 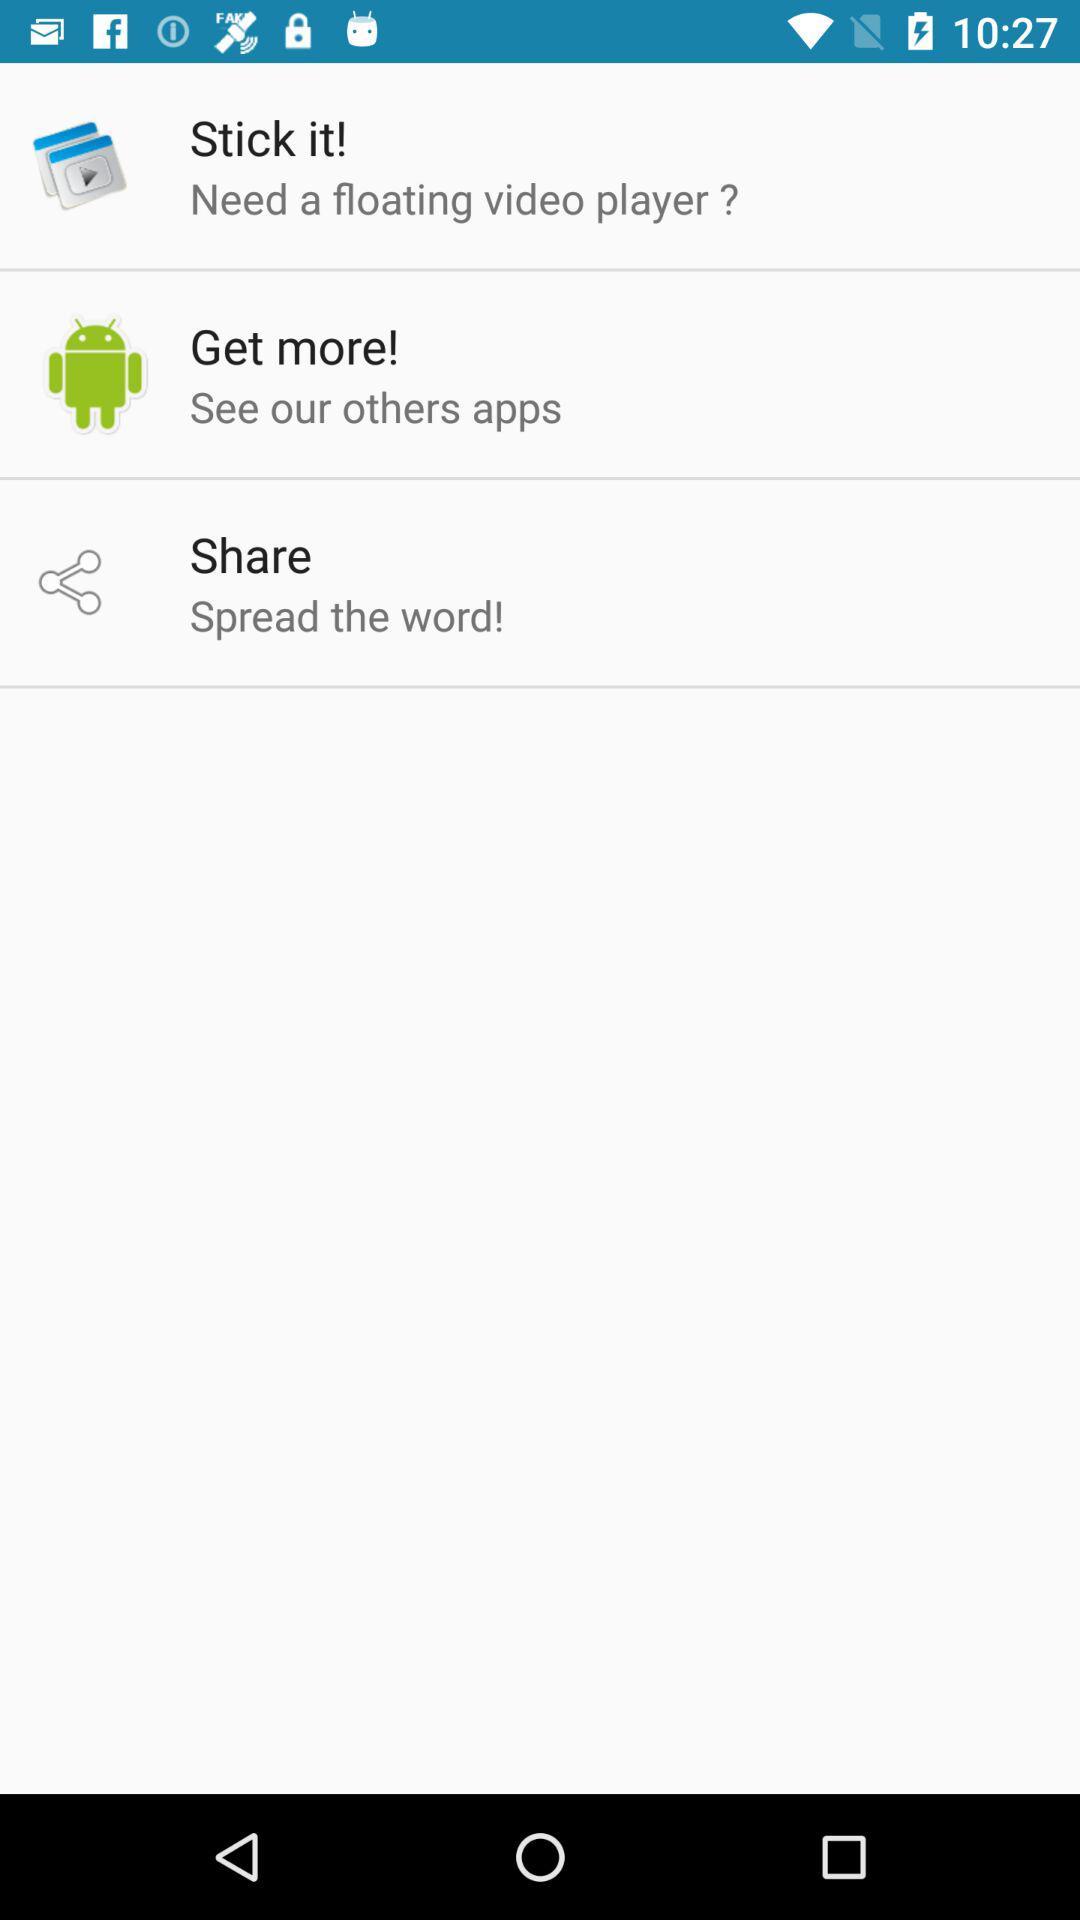 I want to click on the icon above share, so click(x=376, y=405).